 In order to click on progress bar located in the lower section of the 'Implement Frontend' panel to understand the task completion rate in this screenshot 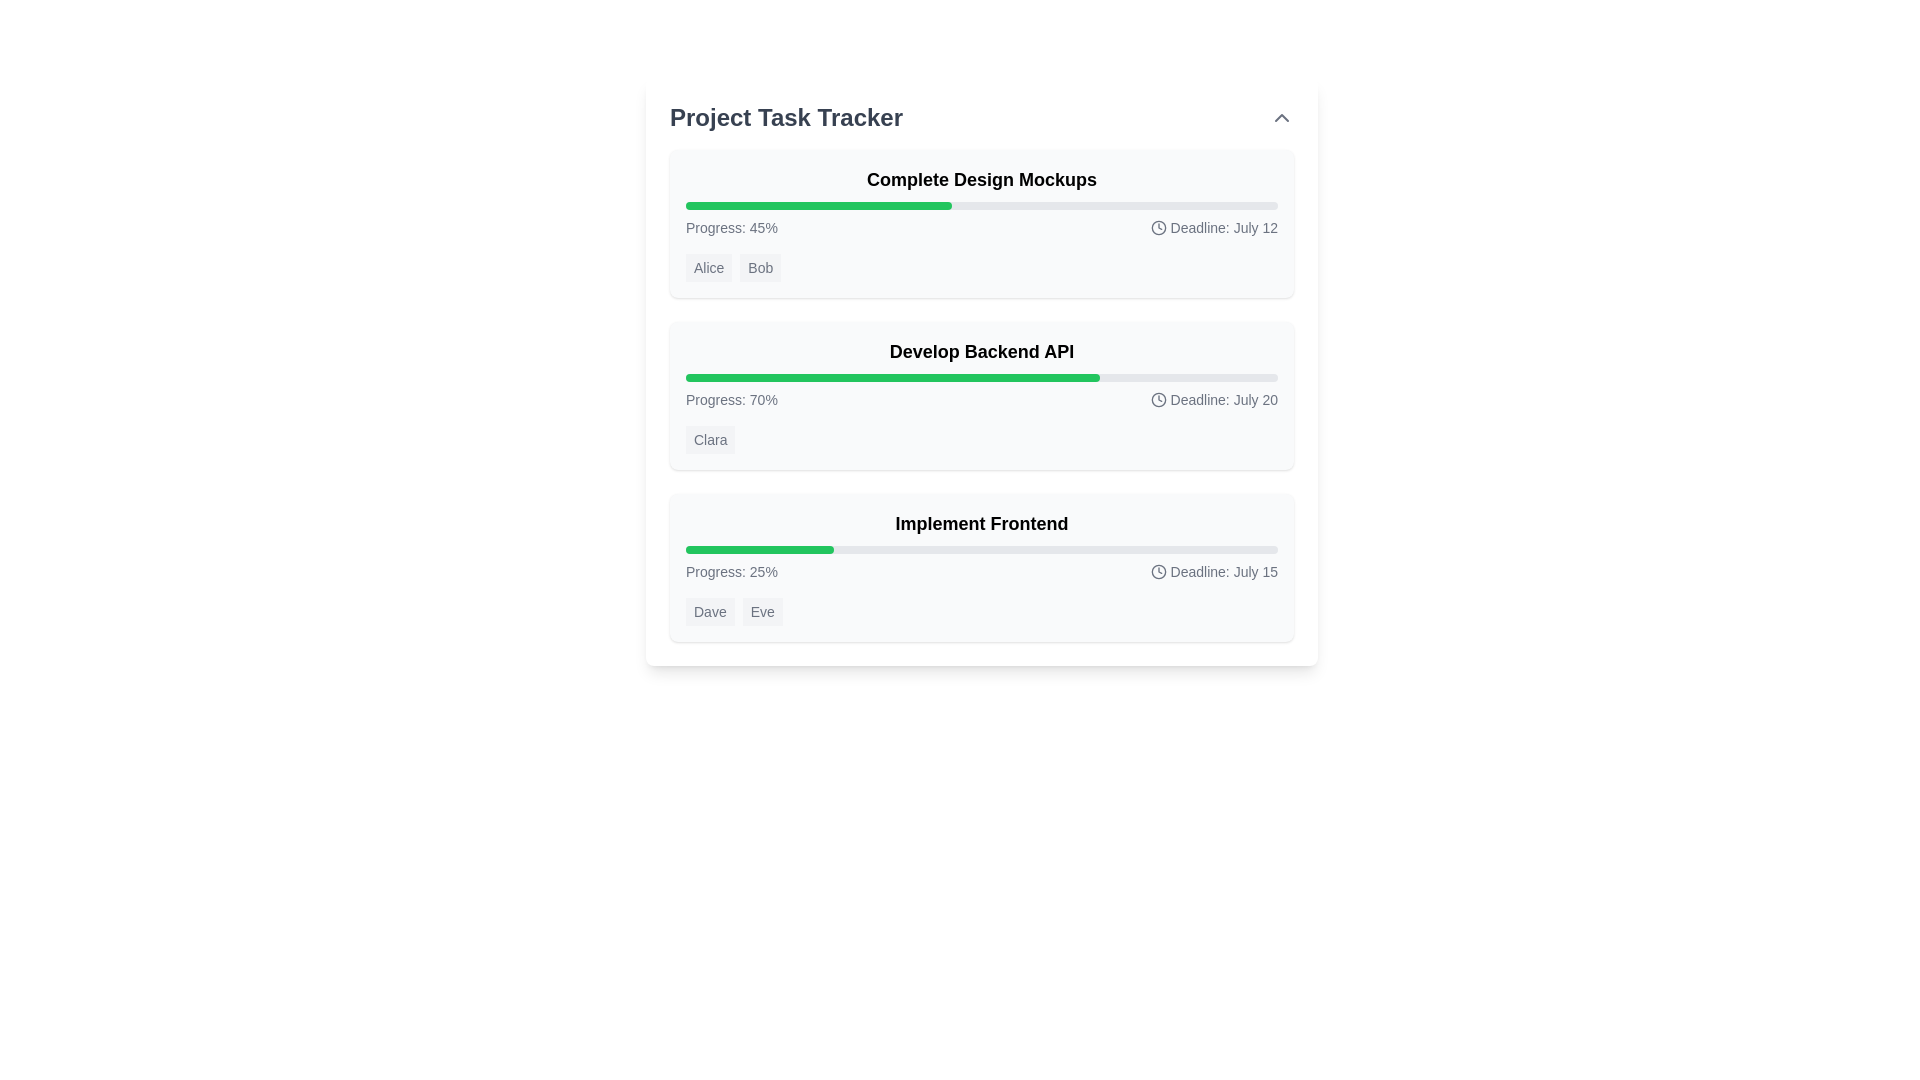, I will do `click(982, 550)`.